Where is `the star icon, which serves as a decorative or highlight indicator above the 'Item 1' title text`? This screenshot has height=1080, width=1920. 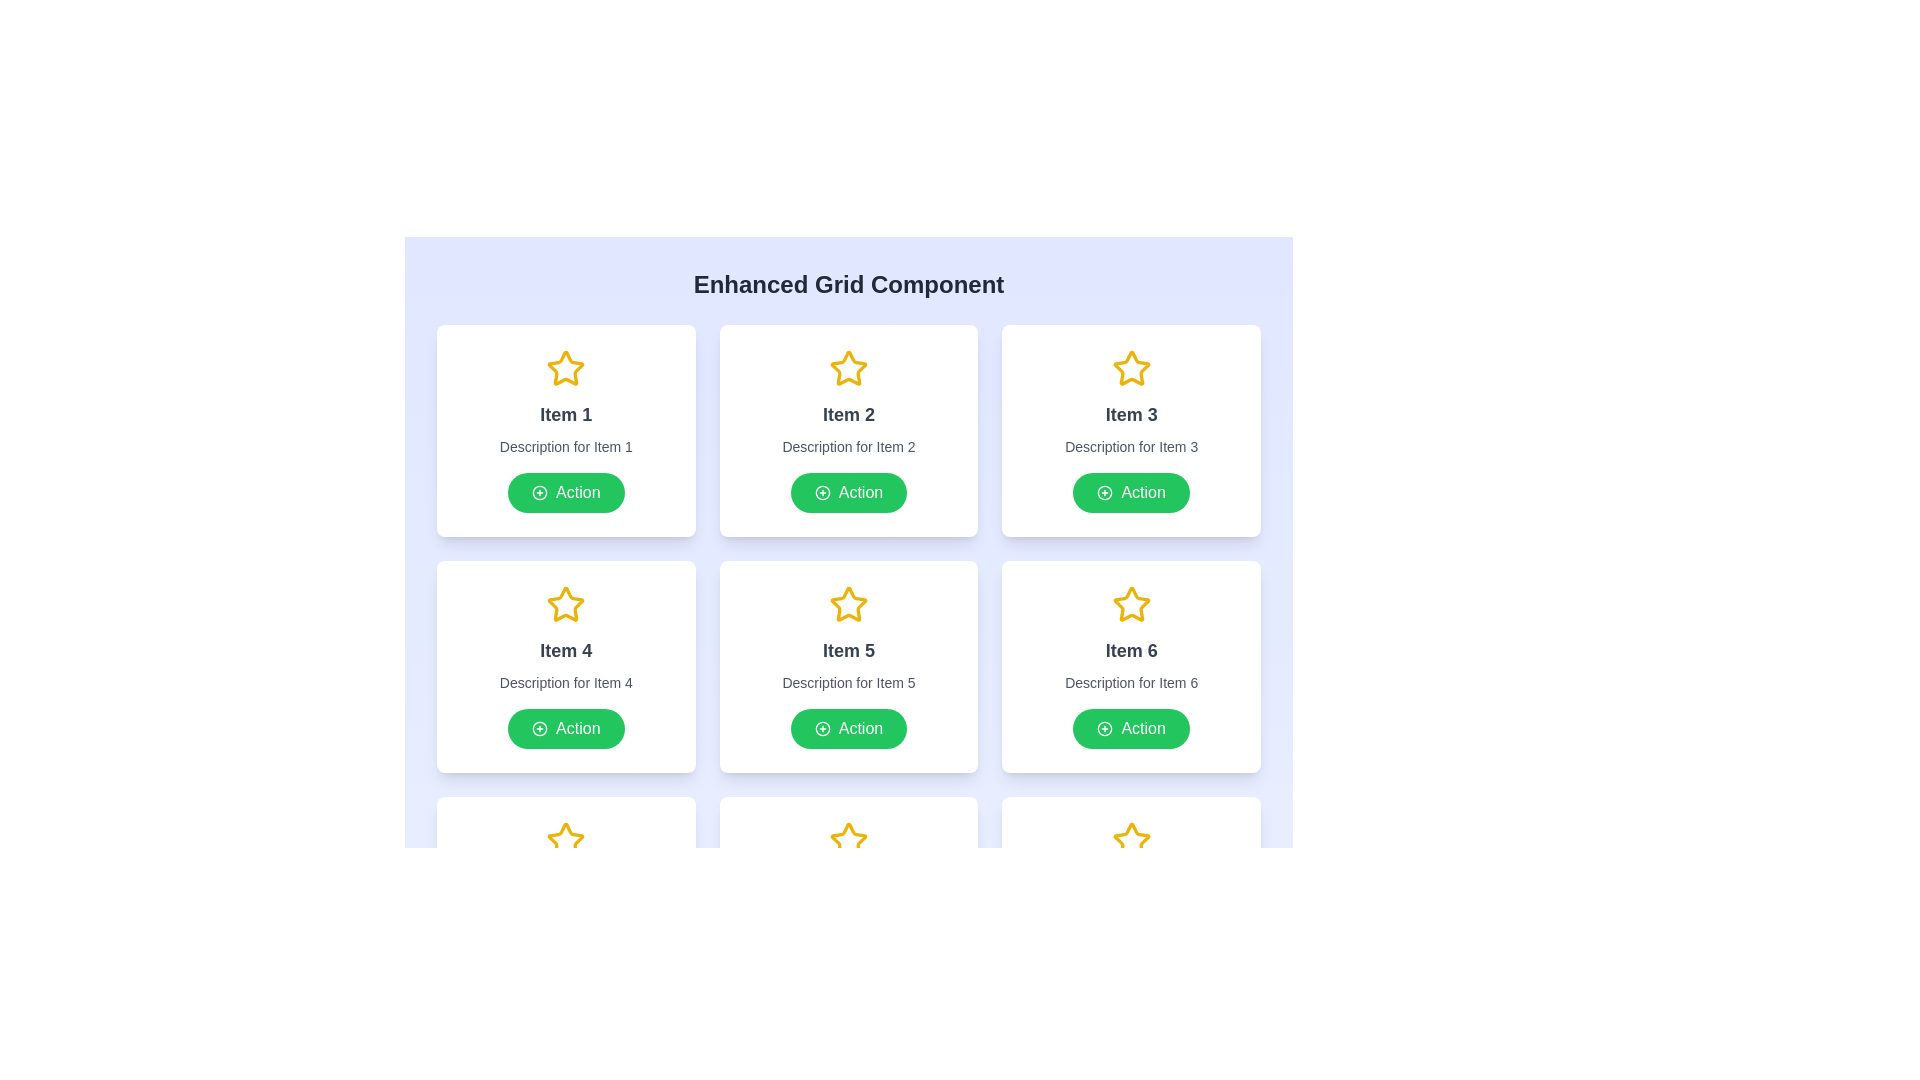 the star icon, which serves as a decorative or highlight indicator above the 'Item 1' title text is located at coordinates (565, 369).